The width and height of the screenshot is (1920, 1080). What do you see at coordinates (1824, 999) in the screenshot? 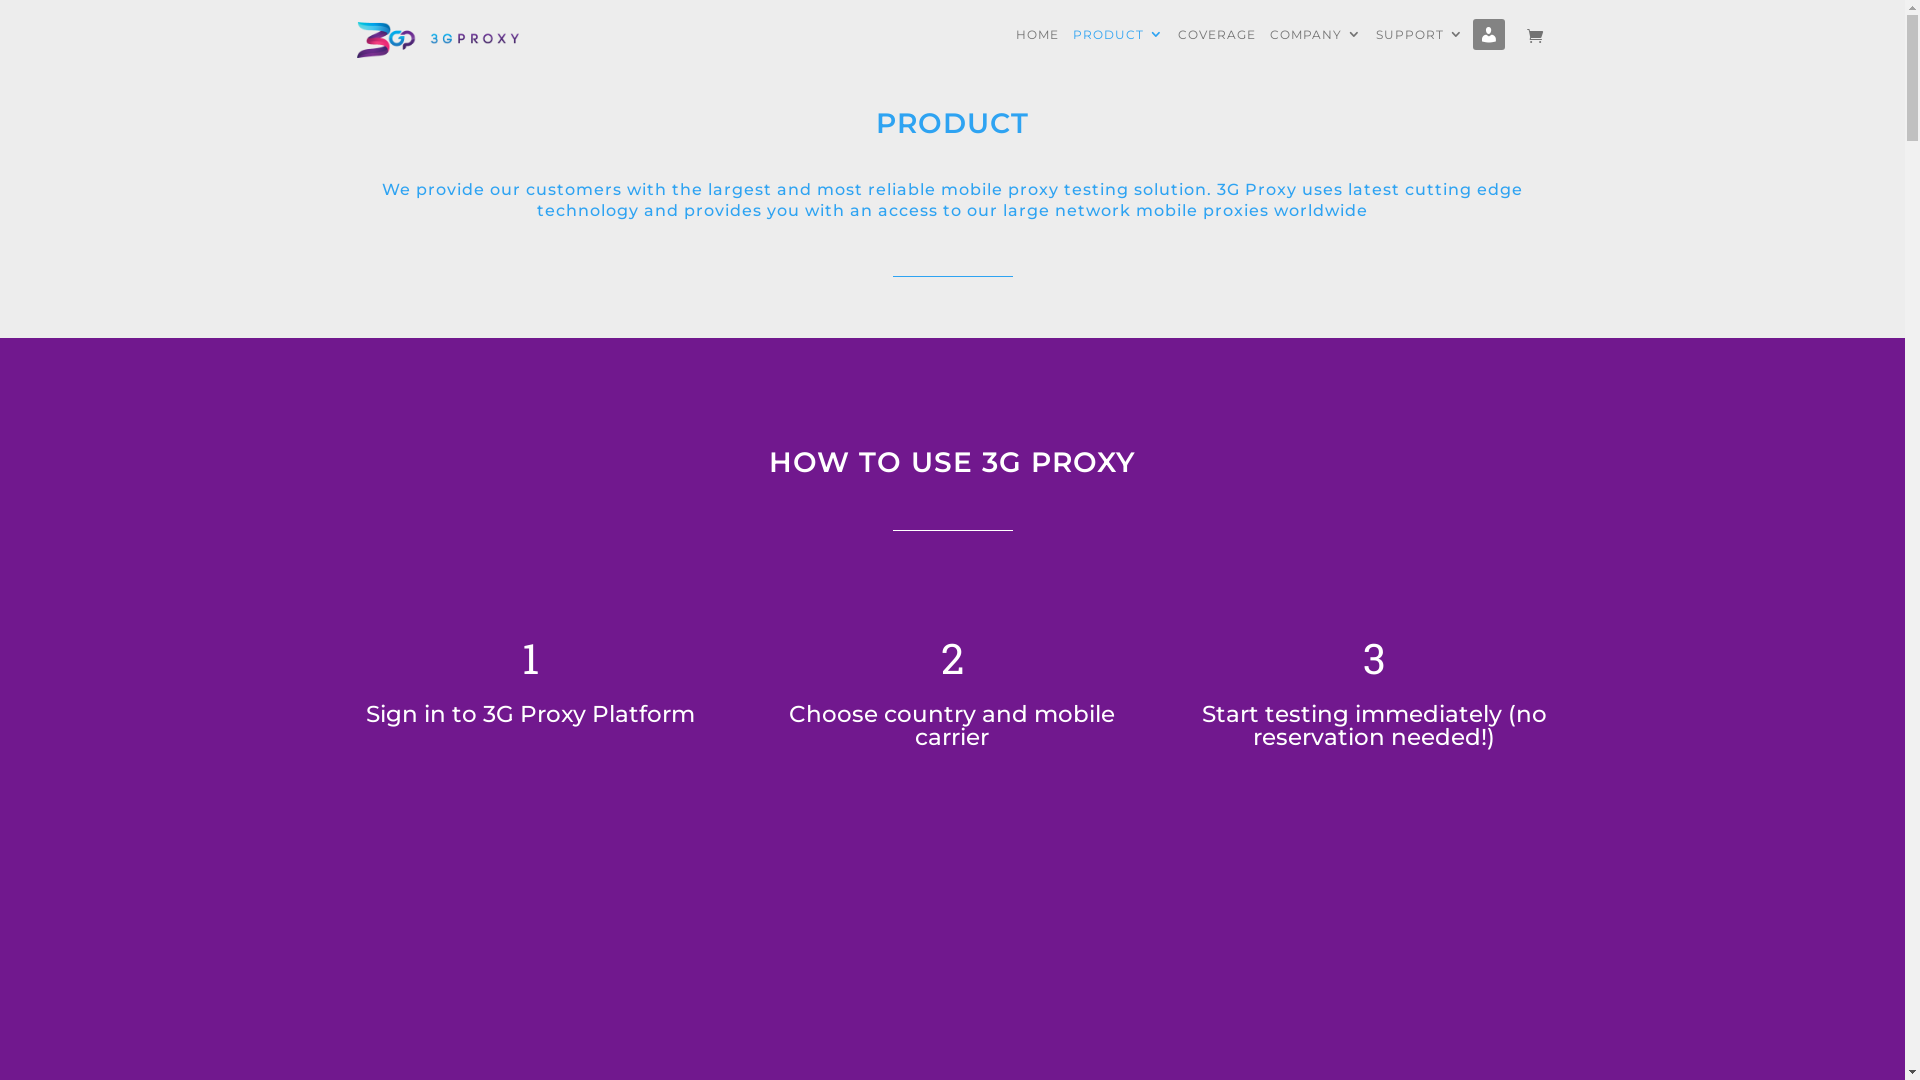
I see `'Chatbot'` at bounding box center [1824, 999].